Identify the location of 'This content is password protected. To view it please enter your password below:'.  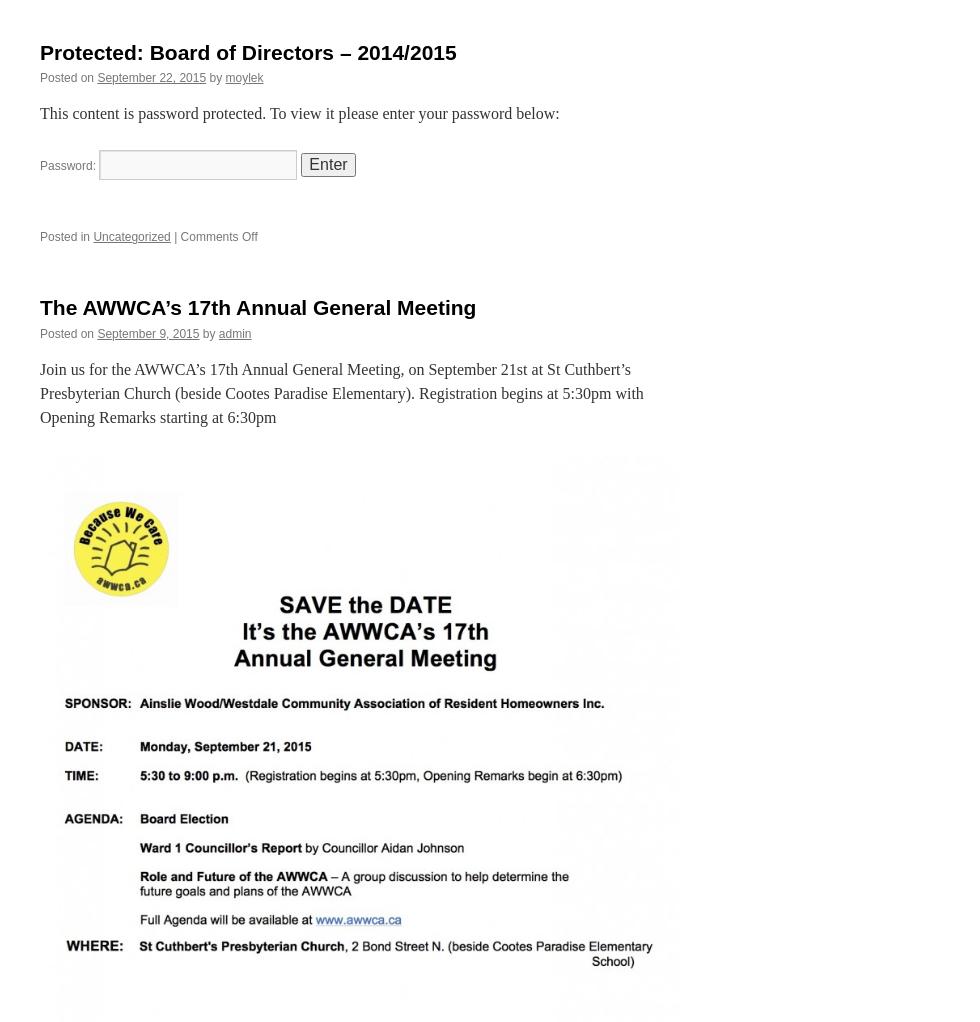
(299, 113).